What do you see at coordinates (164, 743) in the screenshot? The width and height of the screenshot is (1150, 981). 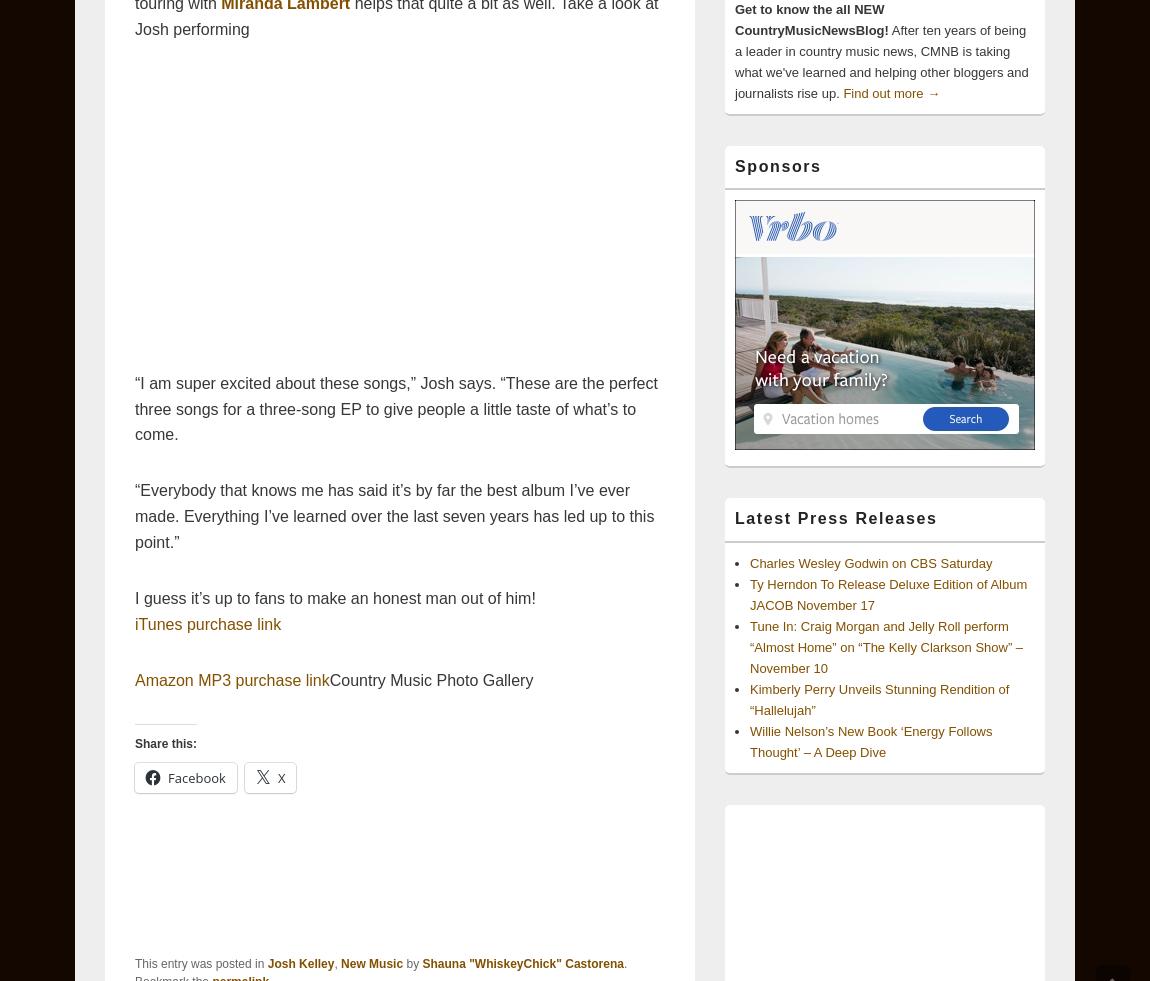 I see `'Share this:'` at bounding box center [164, 743].